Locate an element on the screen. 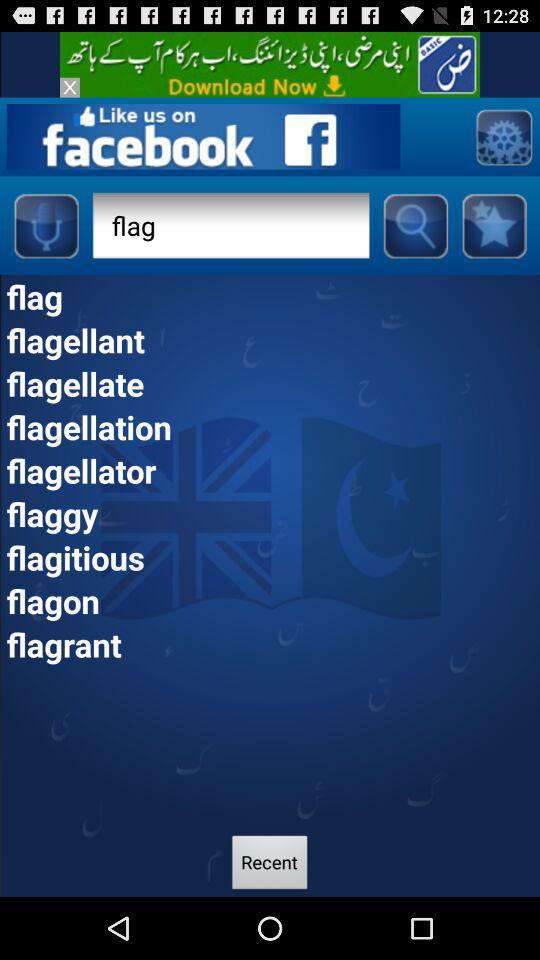 The image size is (540, 960). foverite button is located at coordinates (493, 225).